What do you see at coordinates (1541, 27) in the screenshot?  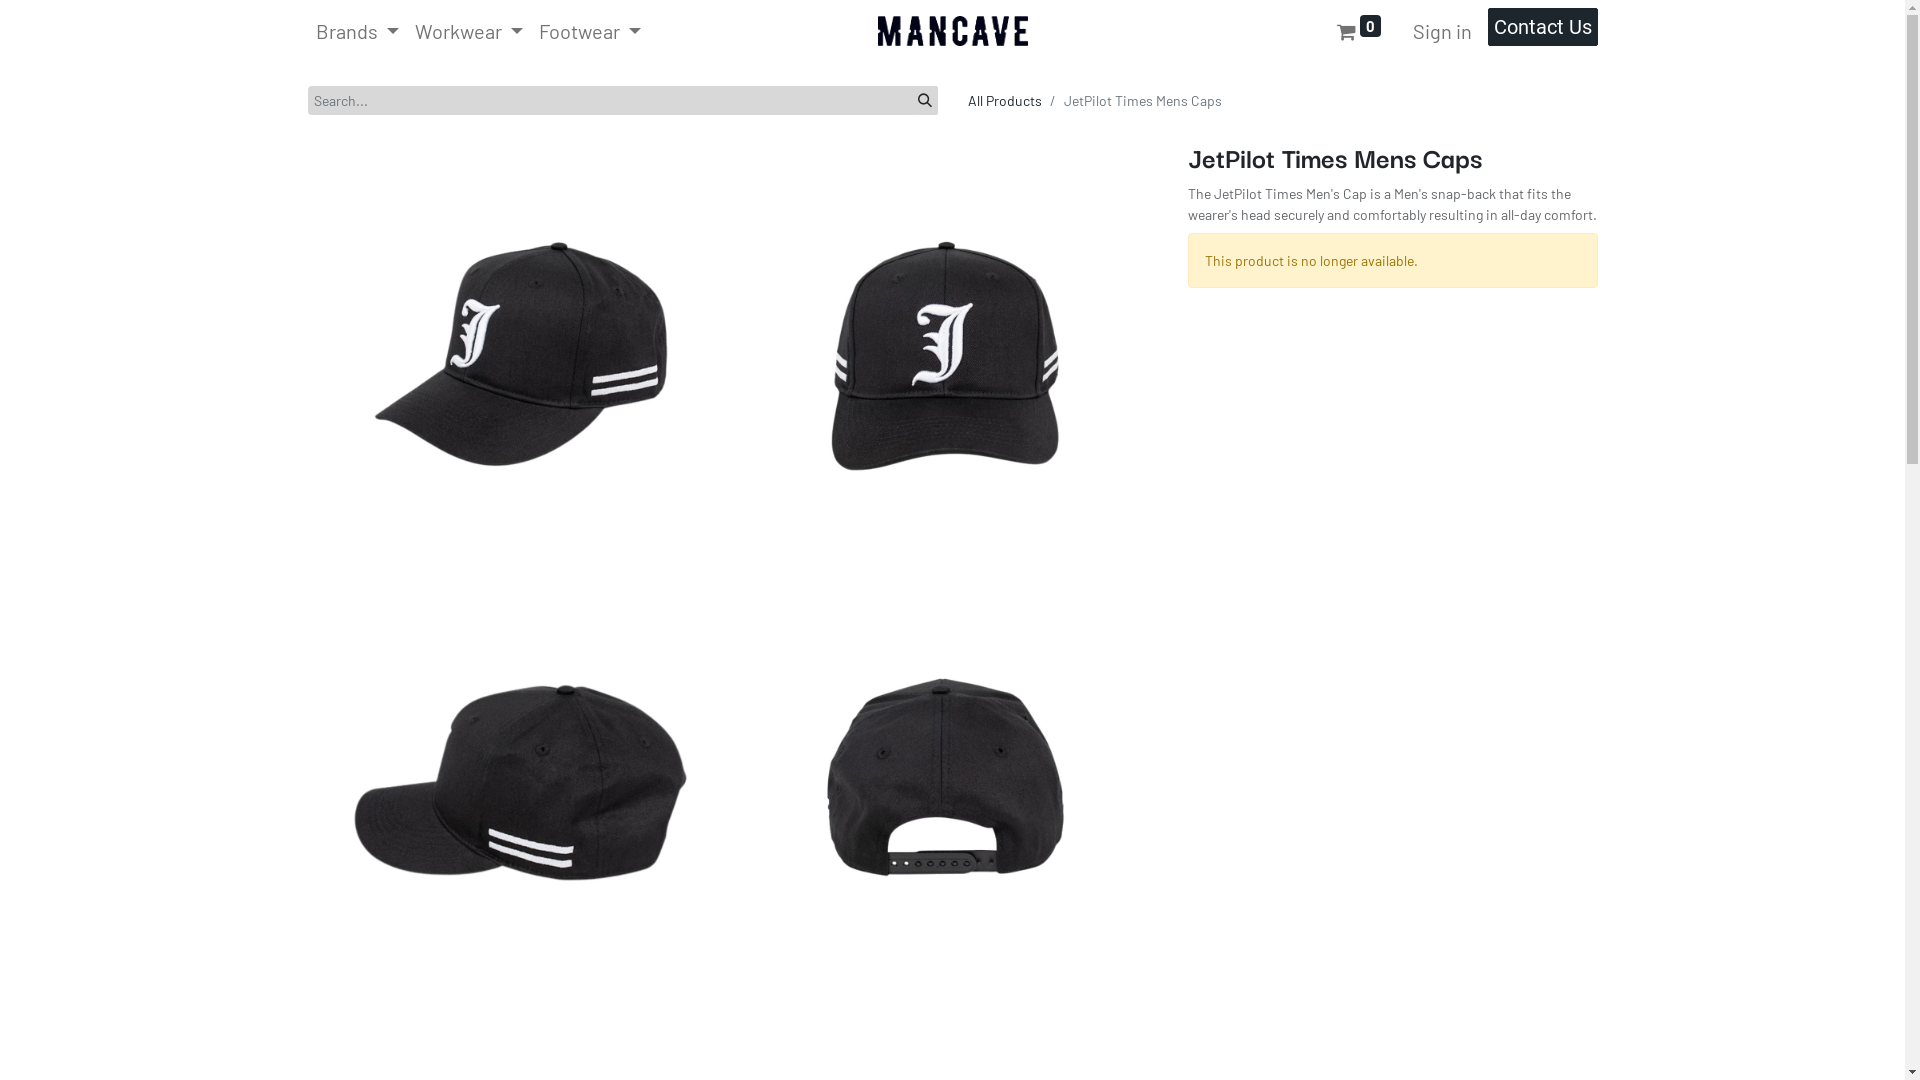 I see `'Contact Us'` at bounding box center [1541, 27].